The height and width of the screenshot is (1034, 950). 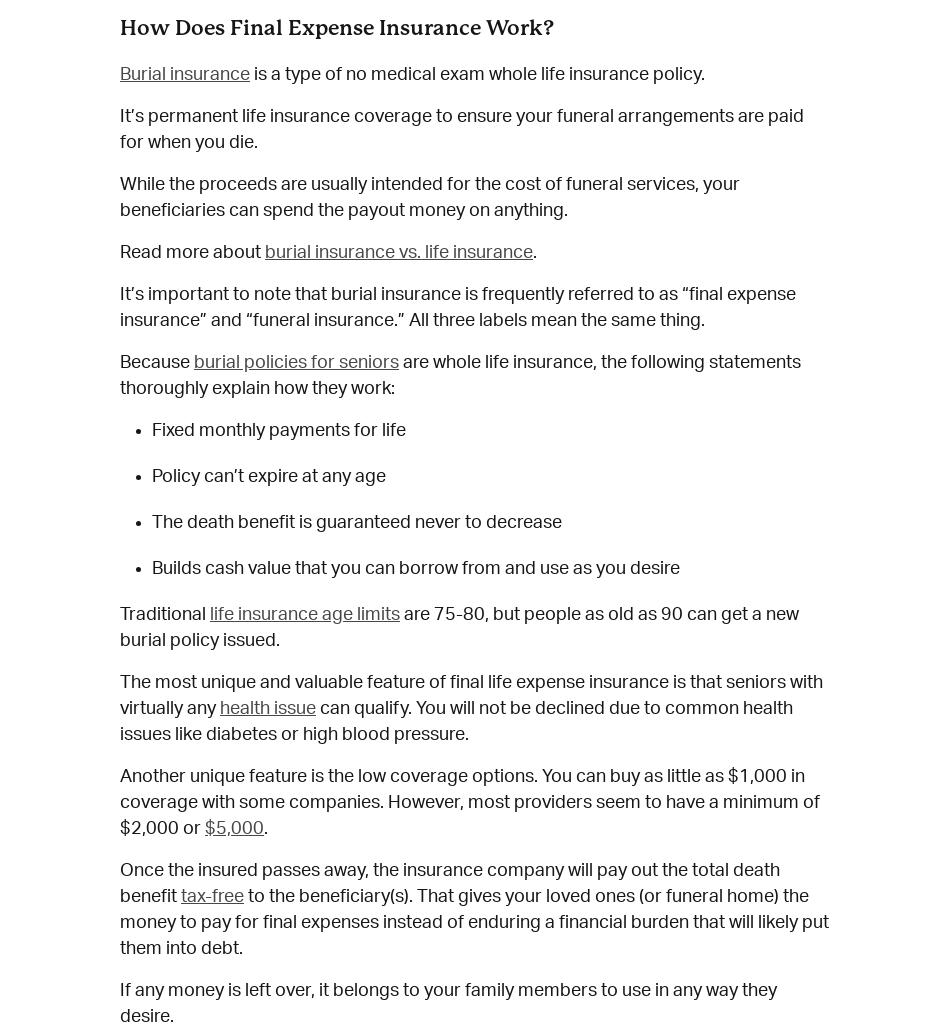 What do you see at coordinates (415, 567) in the screenshot?
I see `'Builds cash value that you can borrow from and use as you desire'` at bounding box center [415, 567].